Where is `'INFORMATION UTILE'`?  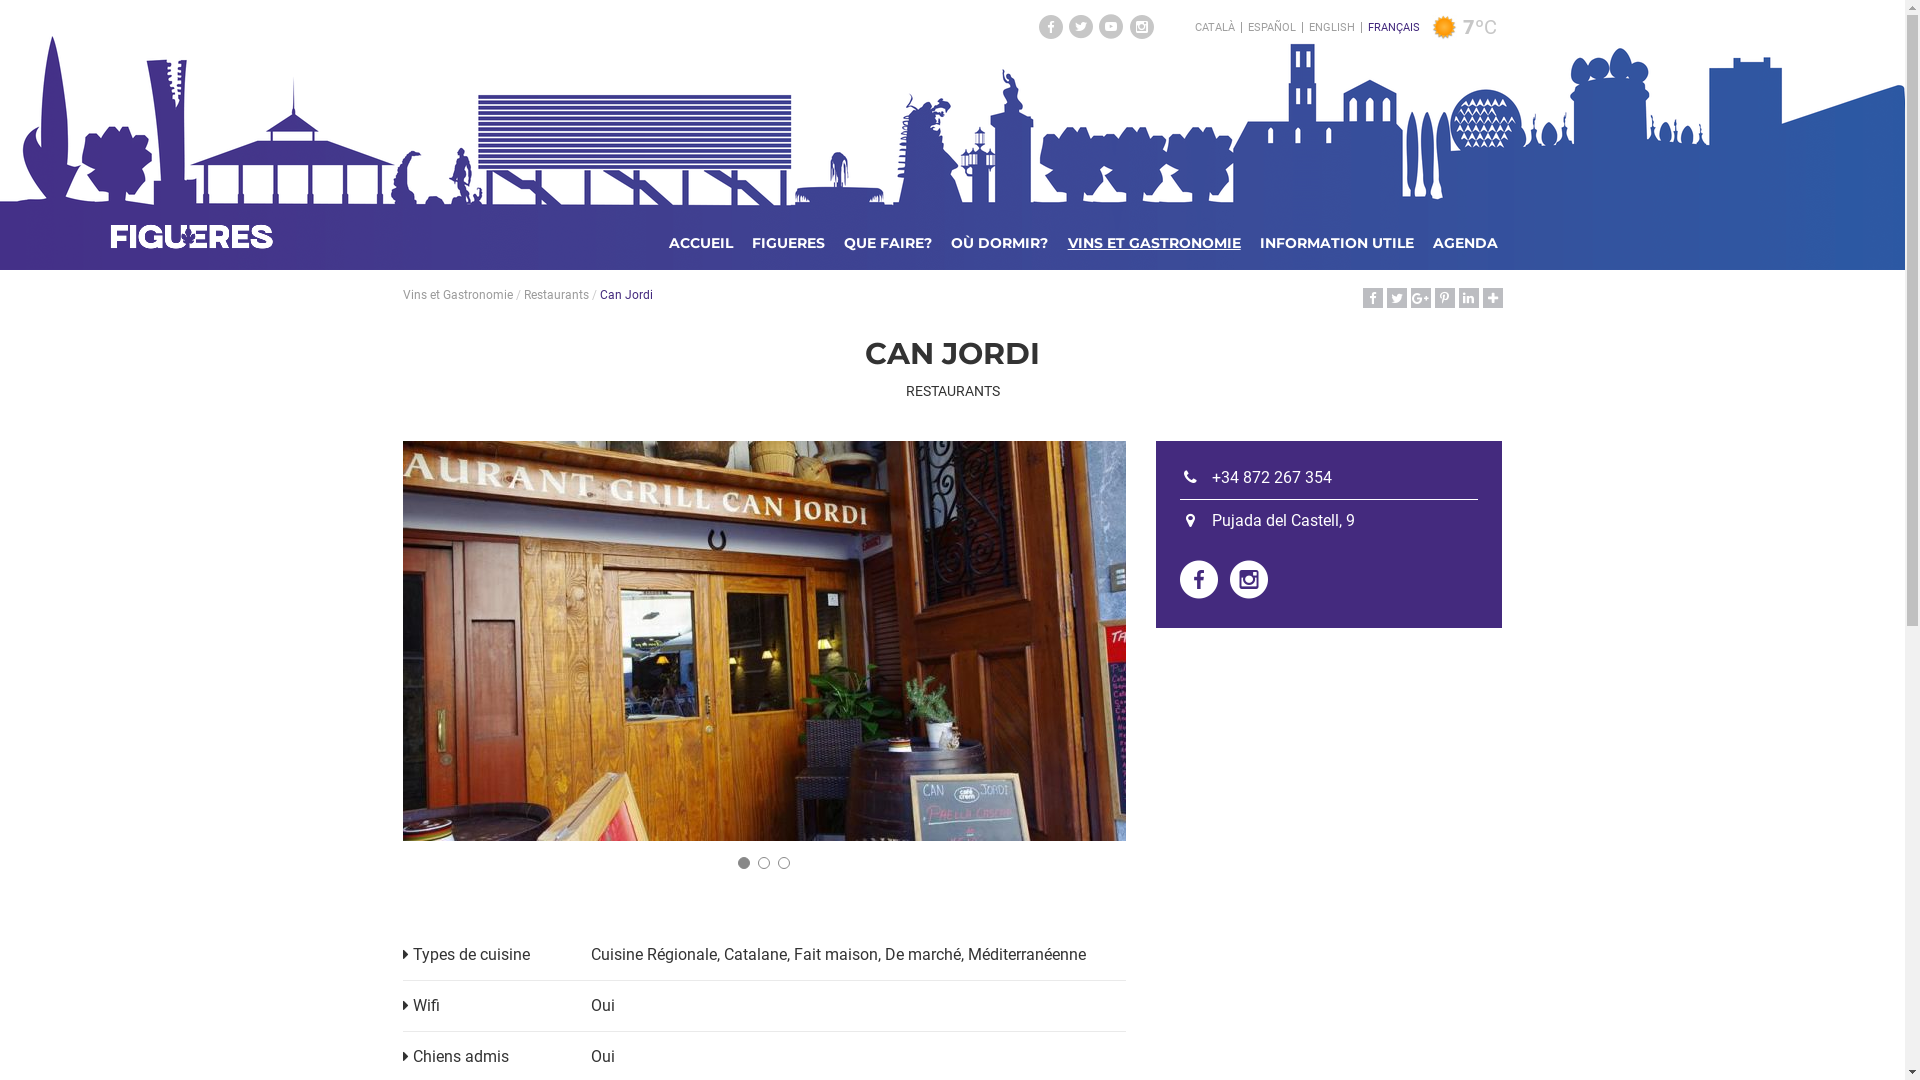 'INFORMATION UTILE' is located at coordinates (1337, 242).